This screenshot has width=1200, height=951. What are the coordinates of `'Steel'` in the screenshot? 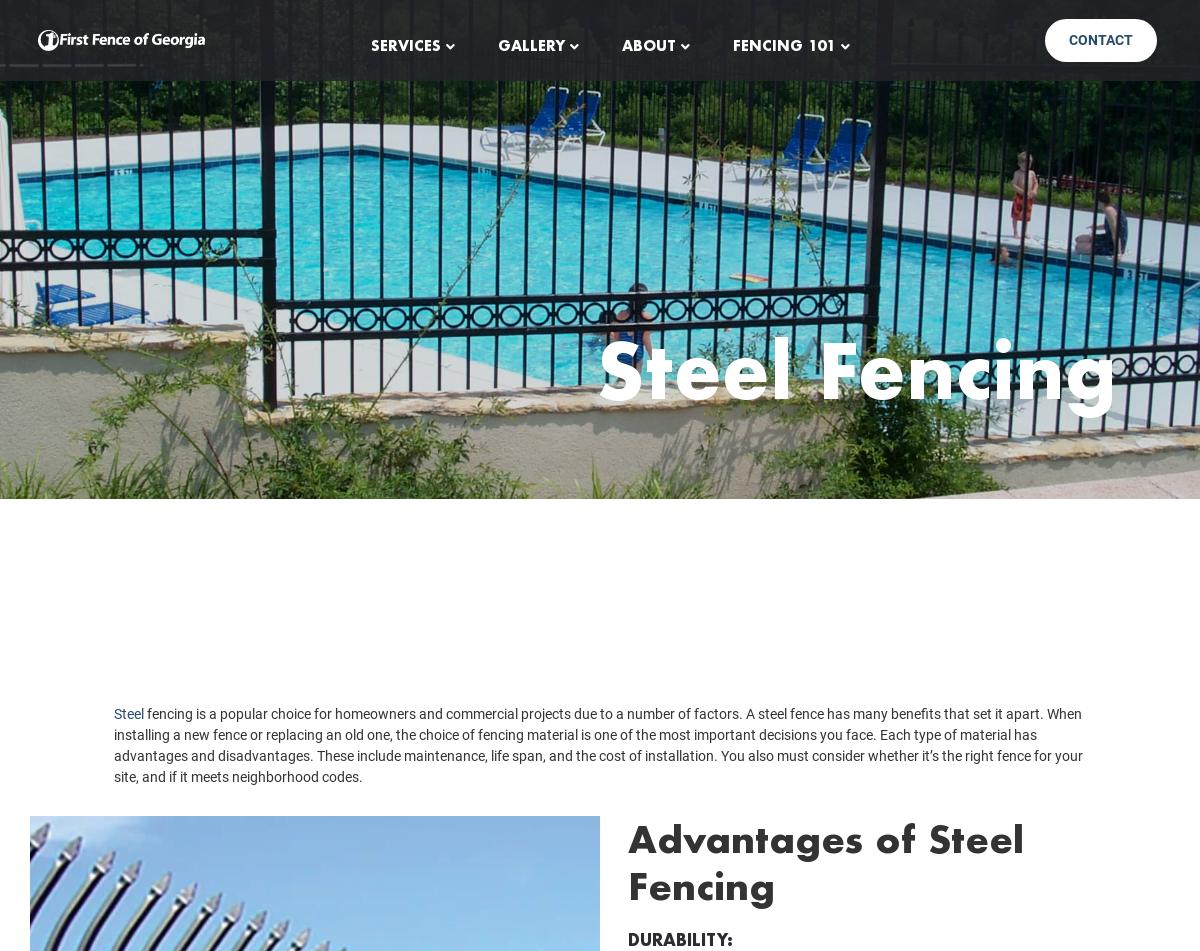 It's located at (129, 742).